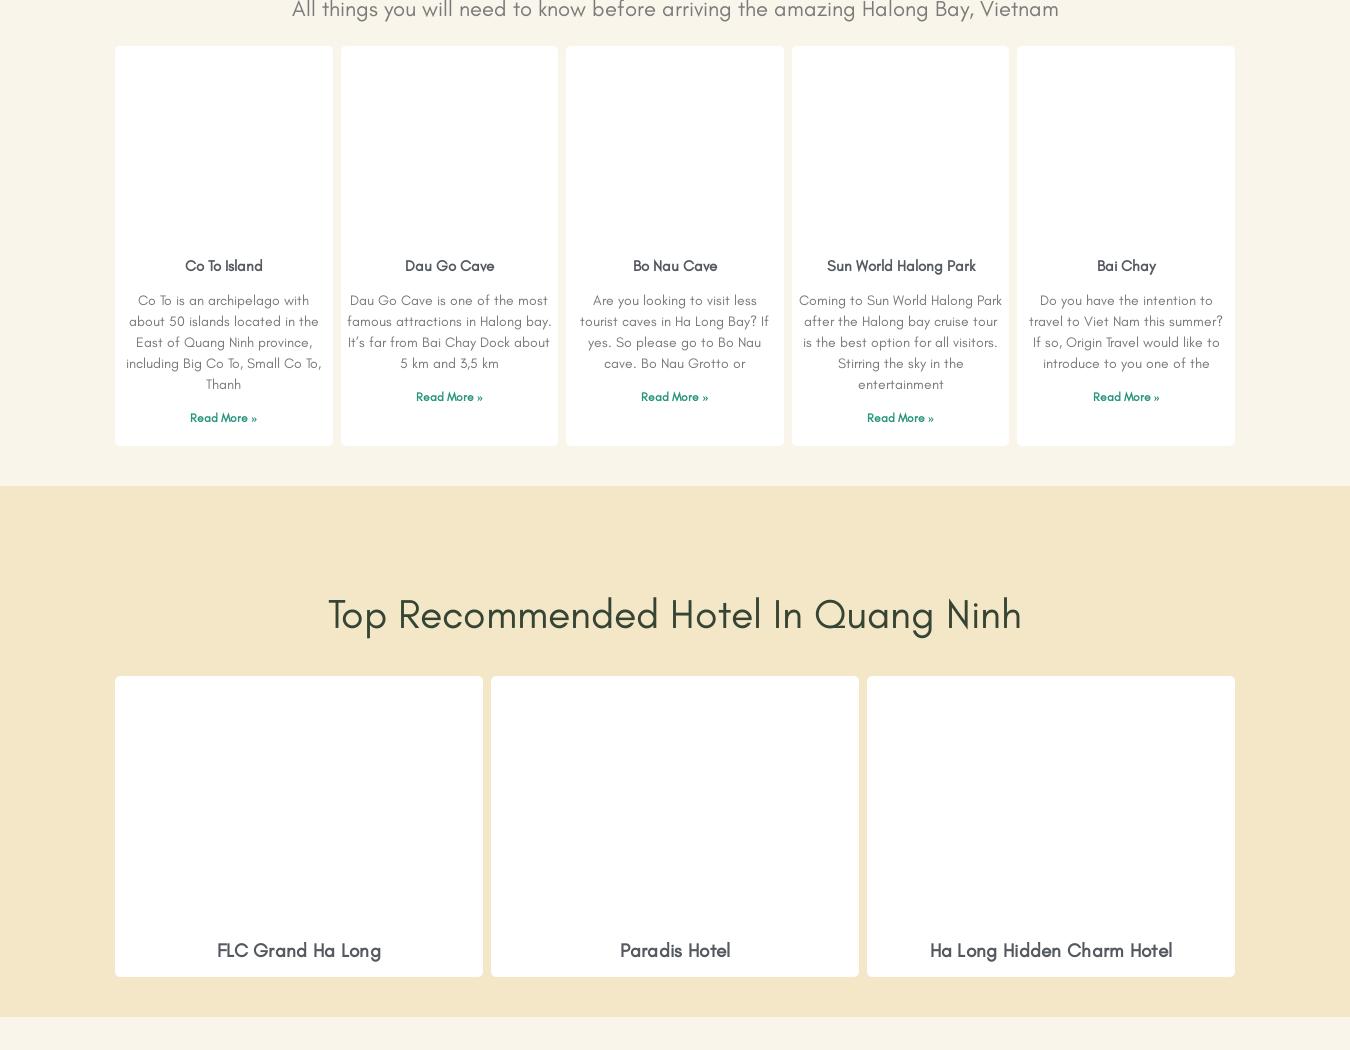 This screenshot has width=1350, height=1050. What do you see at coordinates (1125, 265) in the screenshot?
I see `'Bai Chay'` at bounding box center [1125, 265].